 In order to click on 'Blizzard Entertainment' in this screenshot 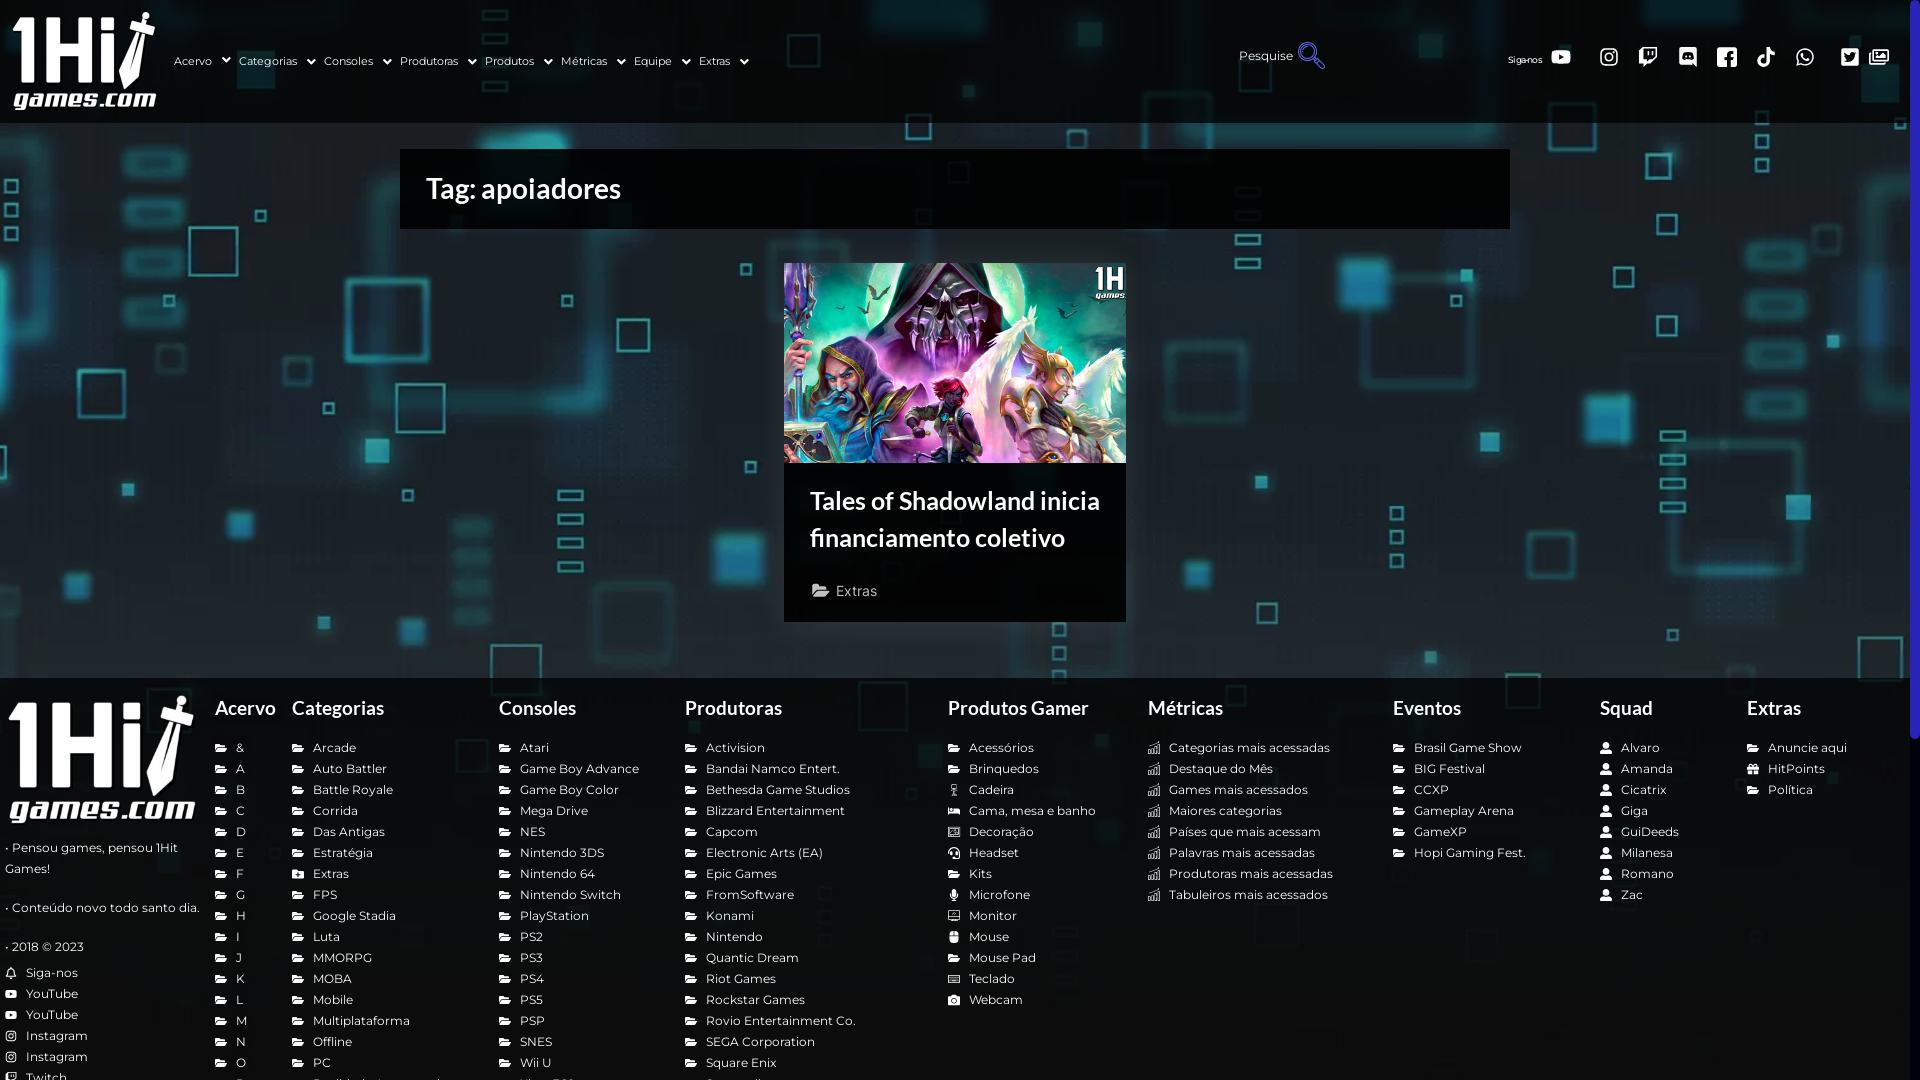, I will do `click(806, 810)`.